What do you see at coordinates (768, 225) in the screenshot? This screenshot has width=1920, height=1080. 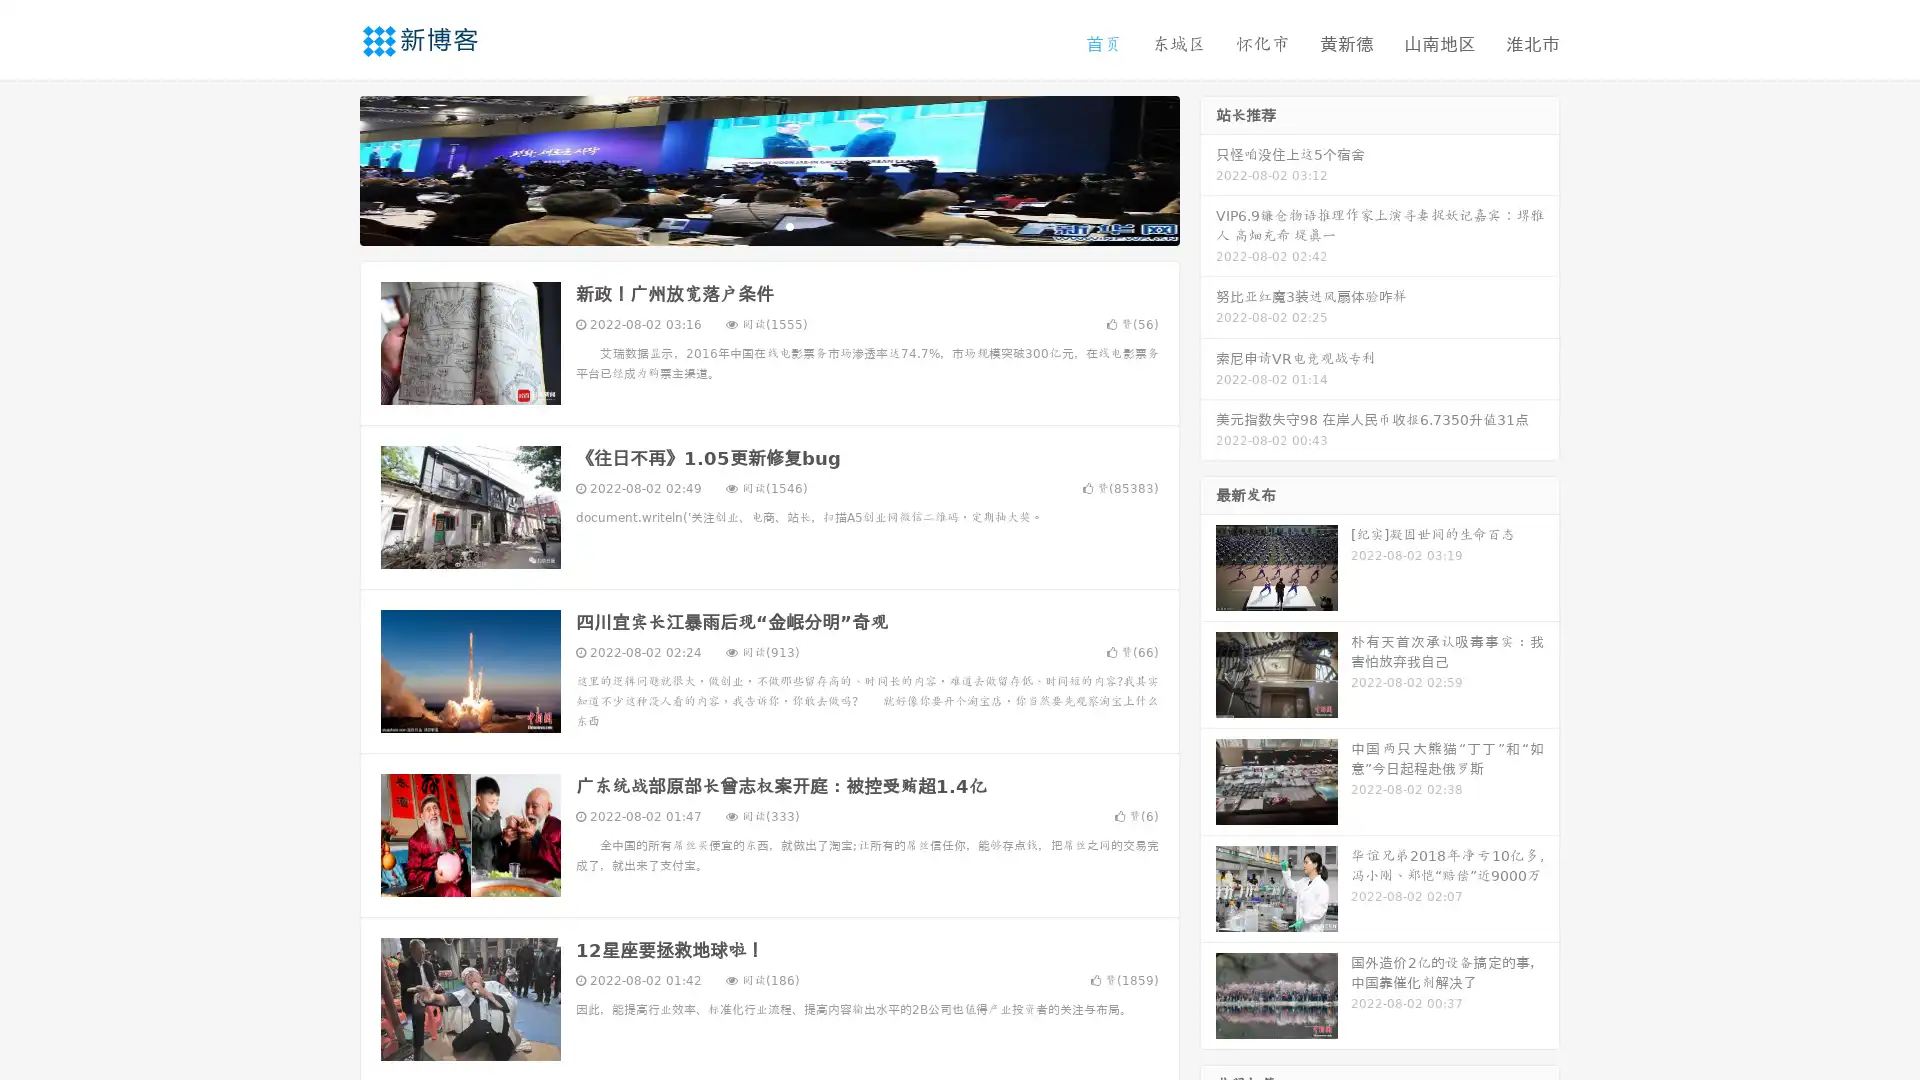 I see `Go to slide 2` at bounding box center [768, 225].